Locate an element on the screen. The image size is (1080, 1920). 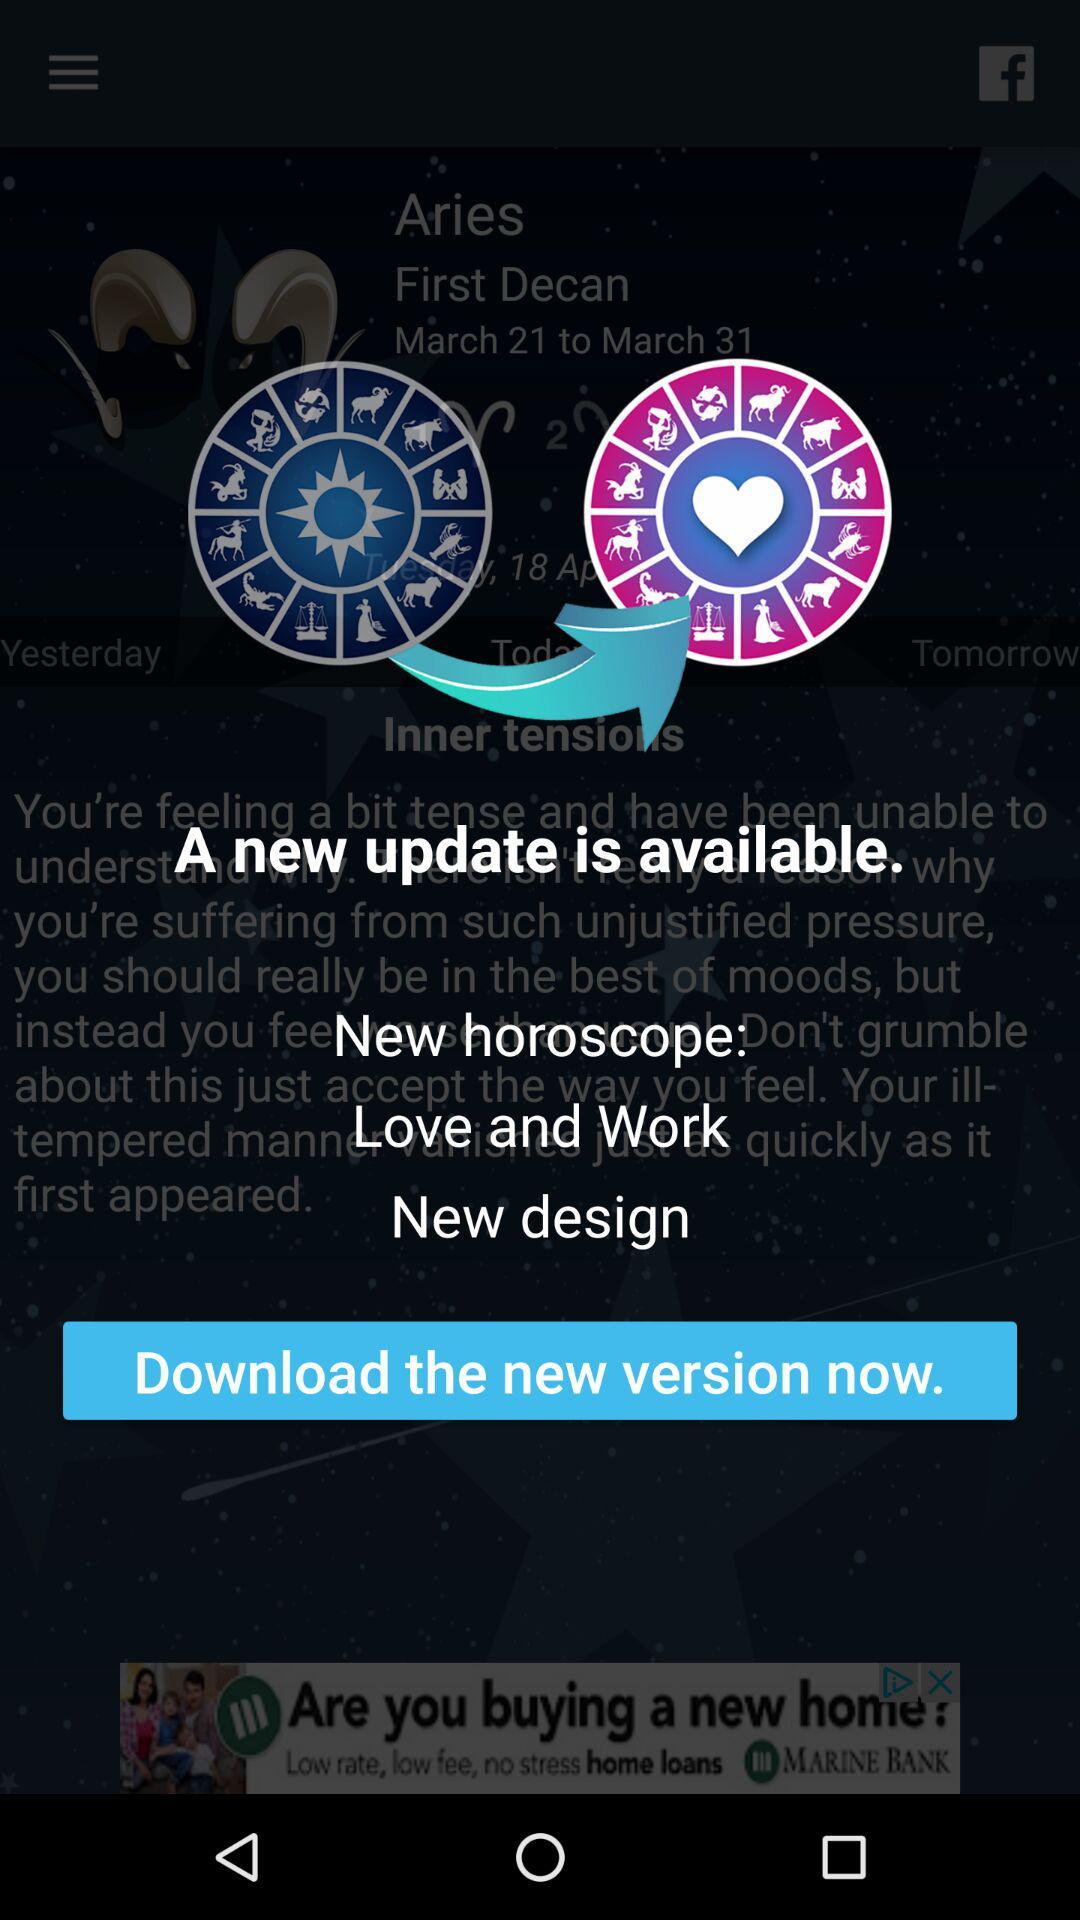
download the new is located at coordinates (540, 1369).